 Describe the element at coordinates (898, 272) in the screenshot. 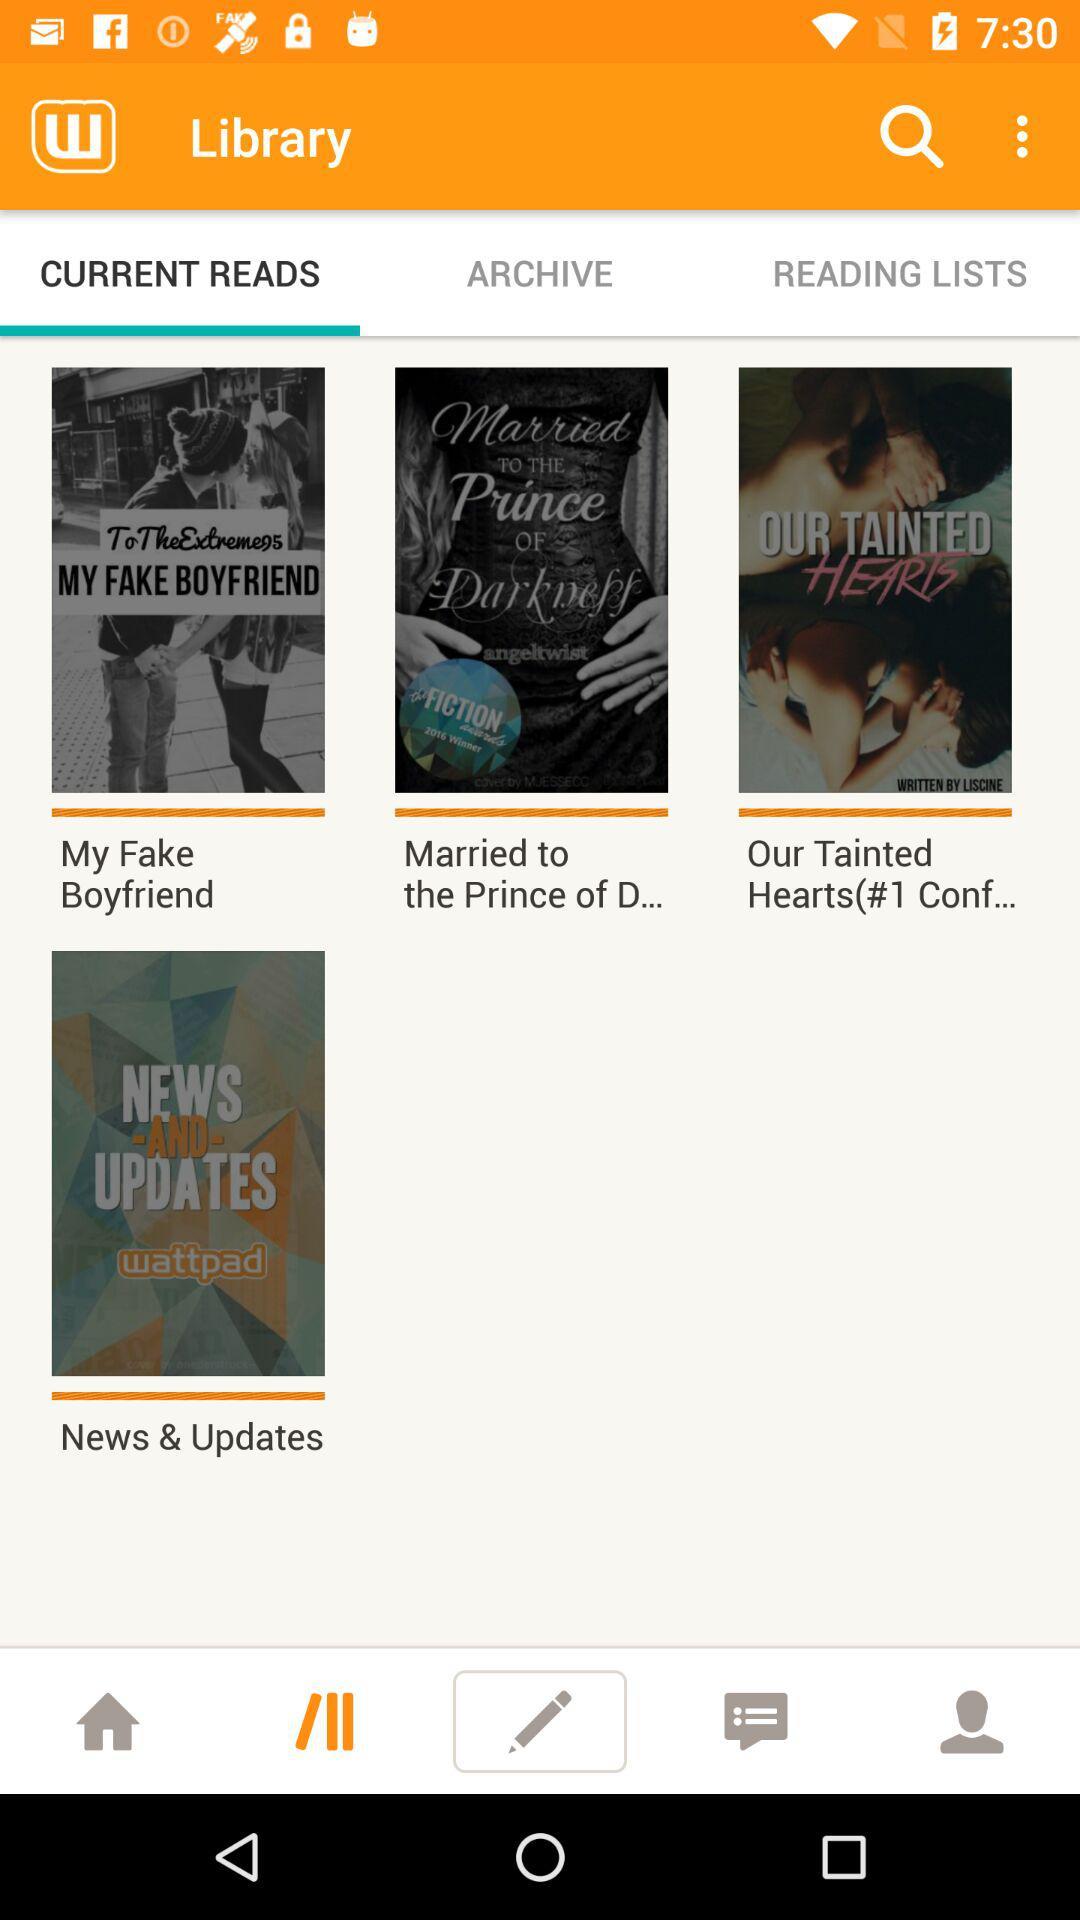

I see `the reading lists` at that location.